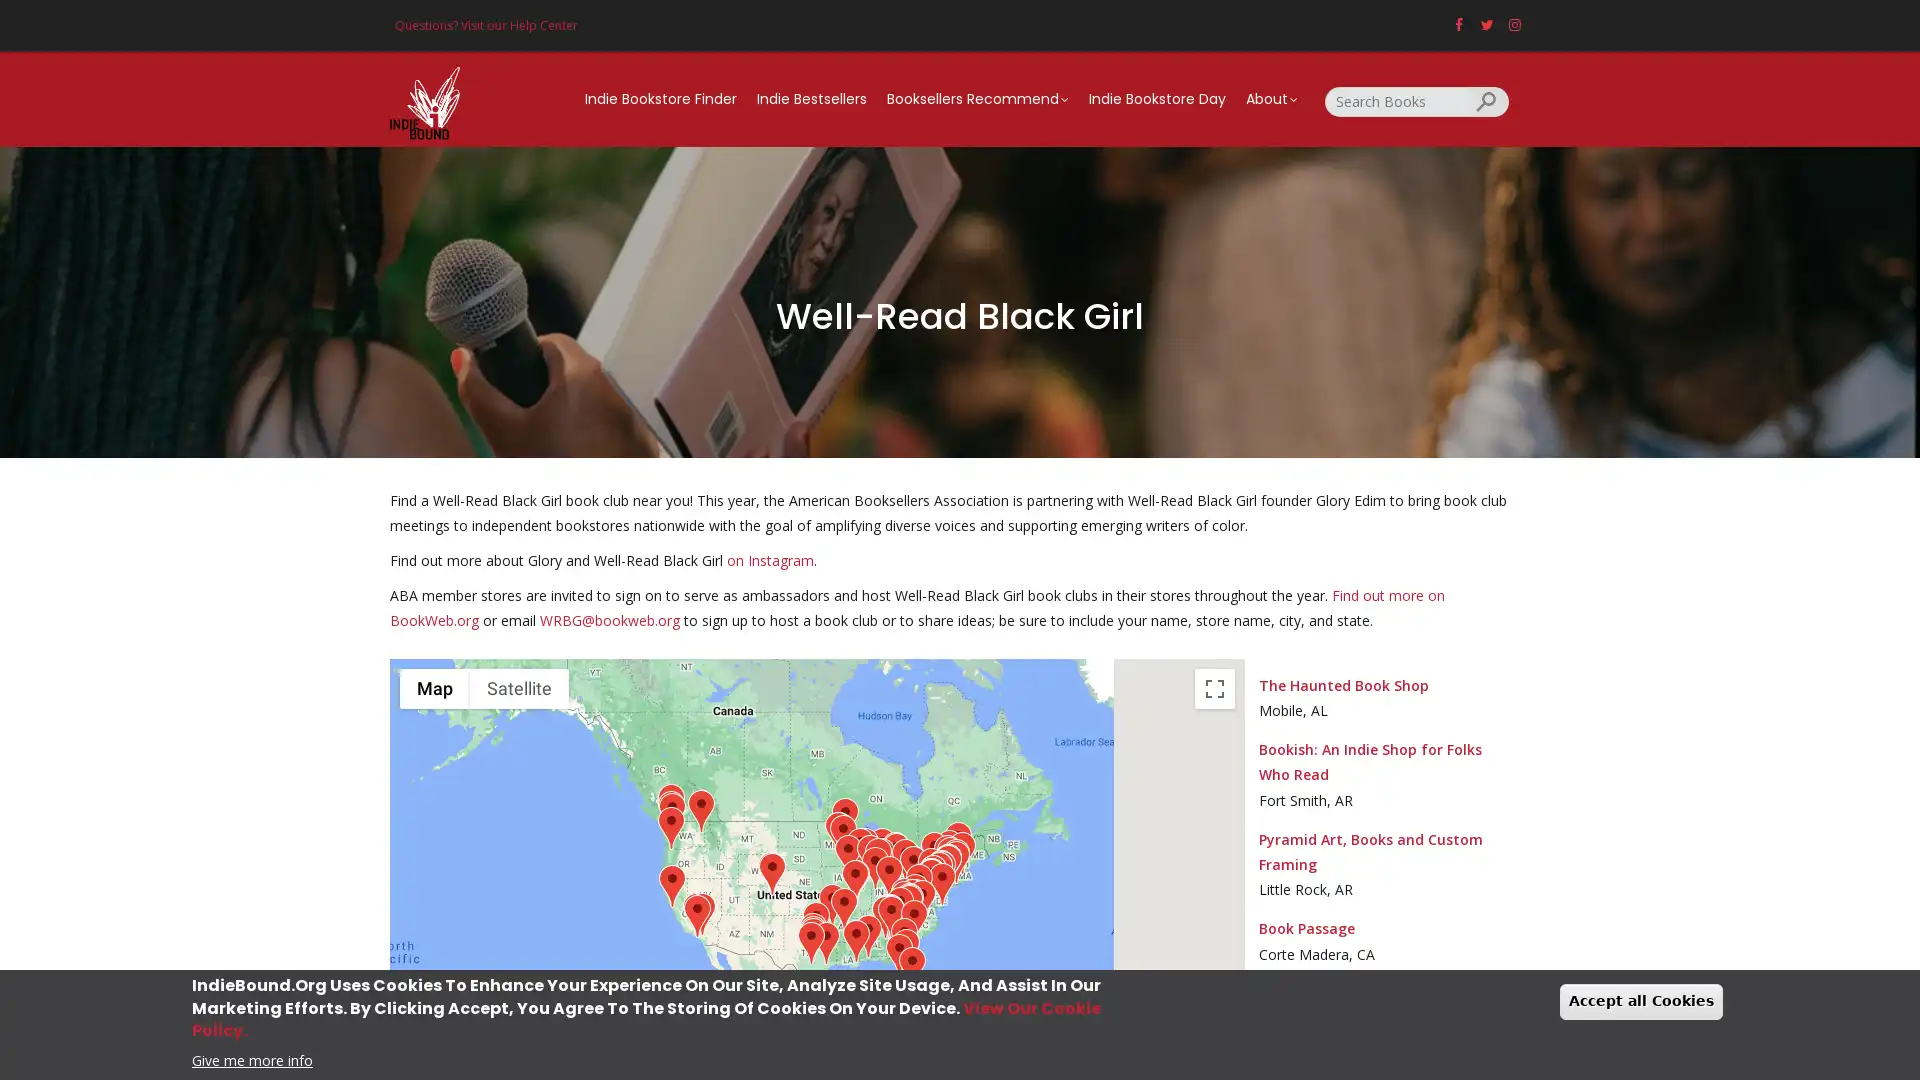 The image size is (1920, 1080). What do you see at coordinates (842, 835) in the screenshot?
I see `Fair Trade Books` at bounding box center [842, 835].